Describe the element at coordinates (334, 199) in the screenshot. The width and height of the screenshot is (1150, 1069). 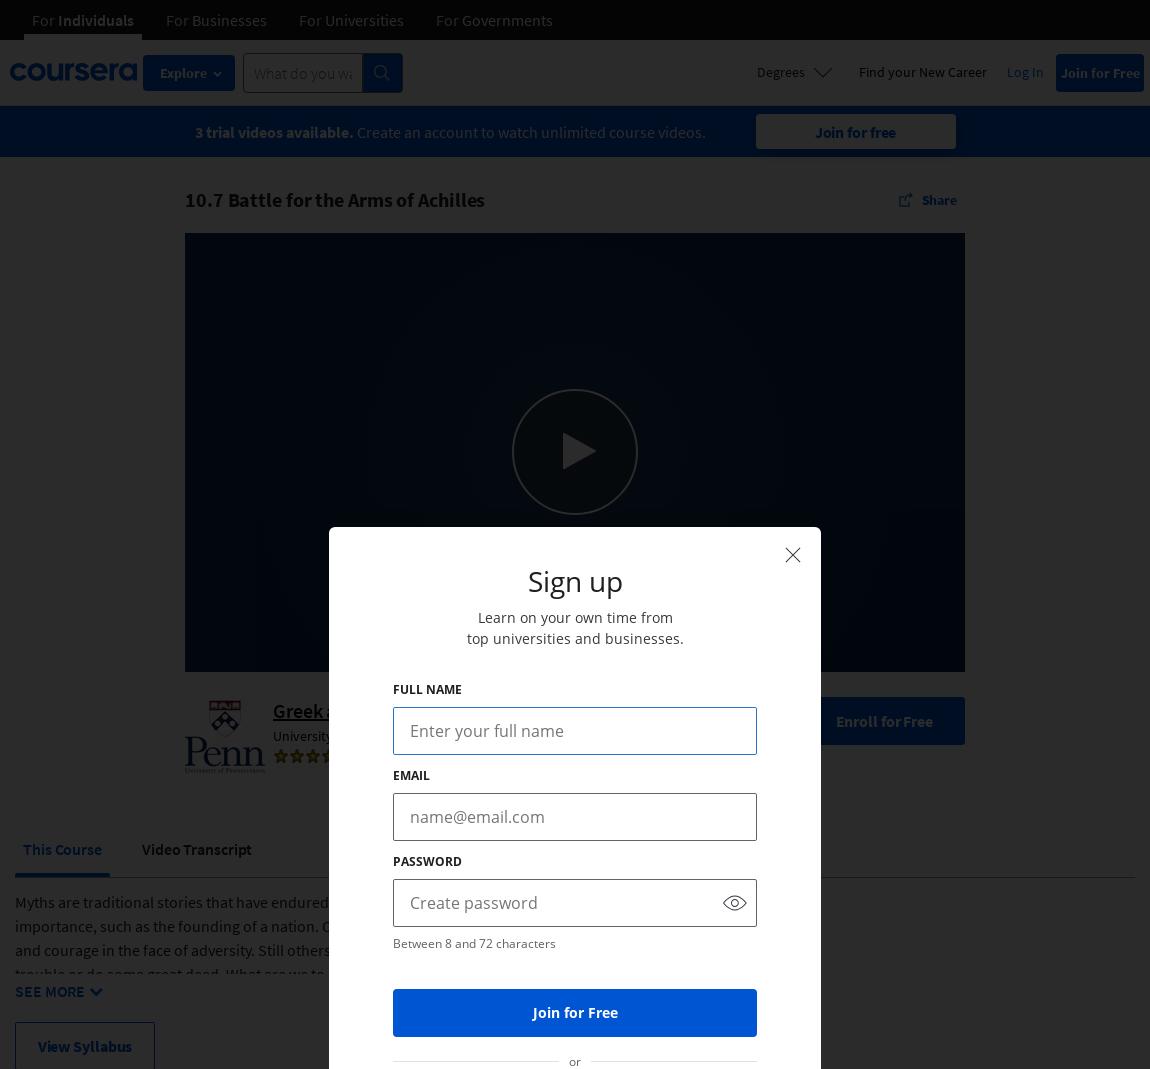
I see `'10.7 Battle for the Arms of Achilles'` at that location.